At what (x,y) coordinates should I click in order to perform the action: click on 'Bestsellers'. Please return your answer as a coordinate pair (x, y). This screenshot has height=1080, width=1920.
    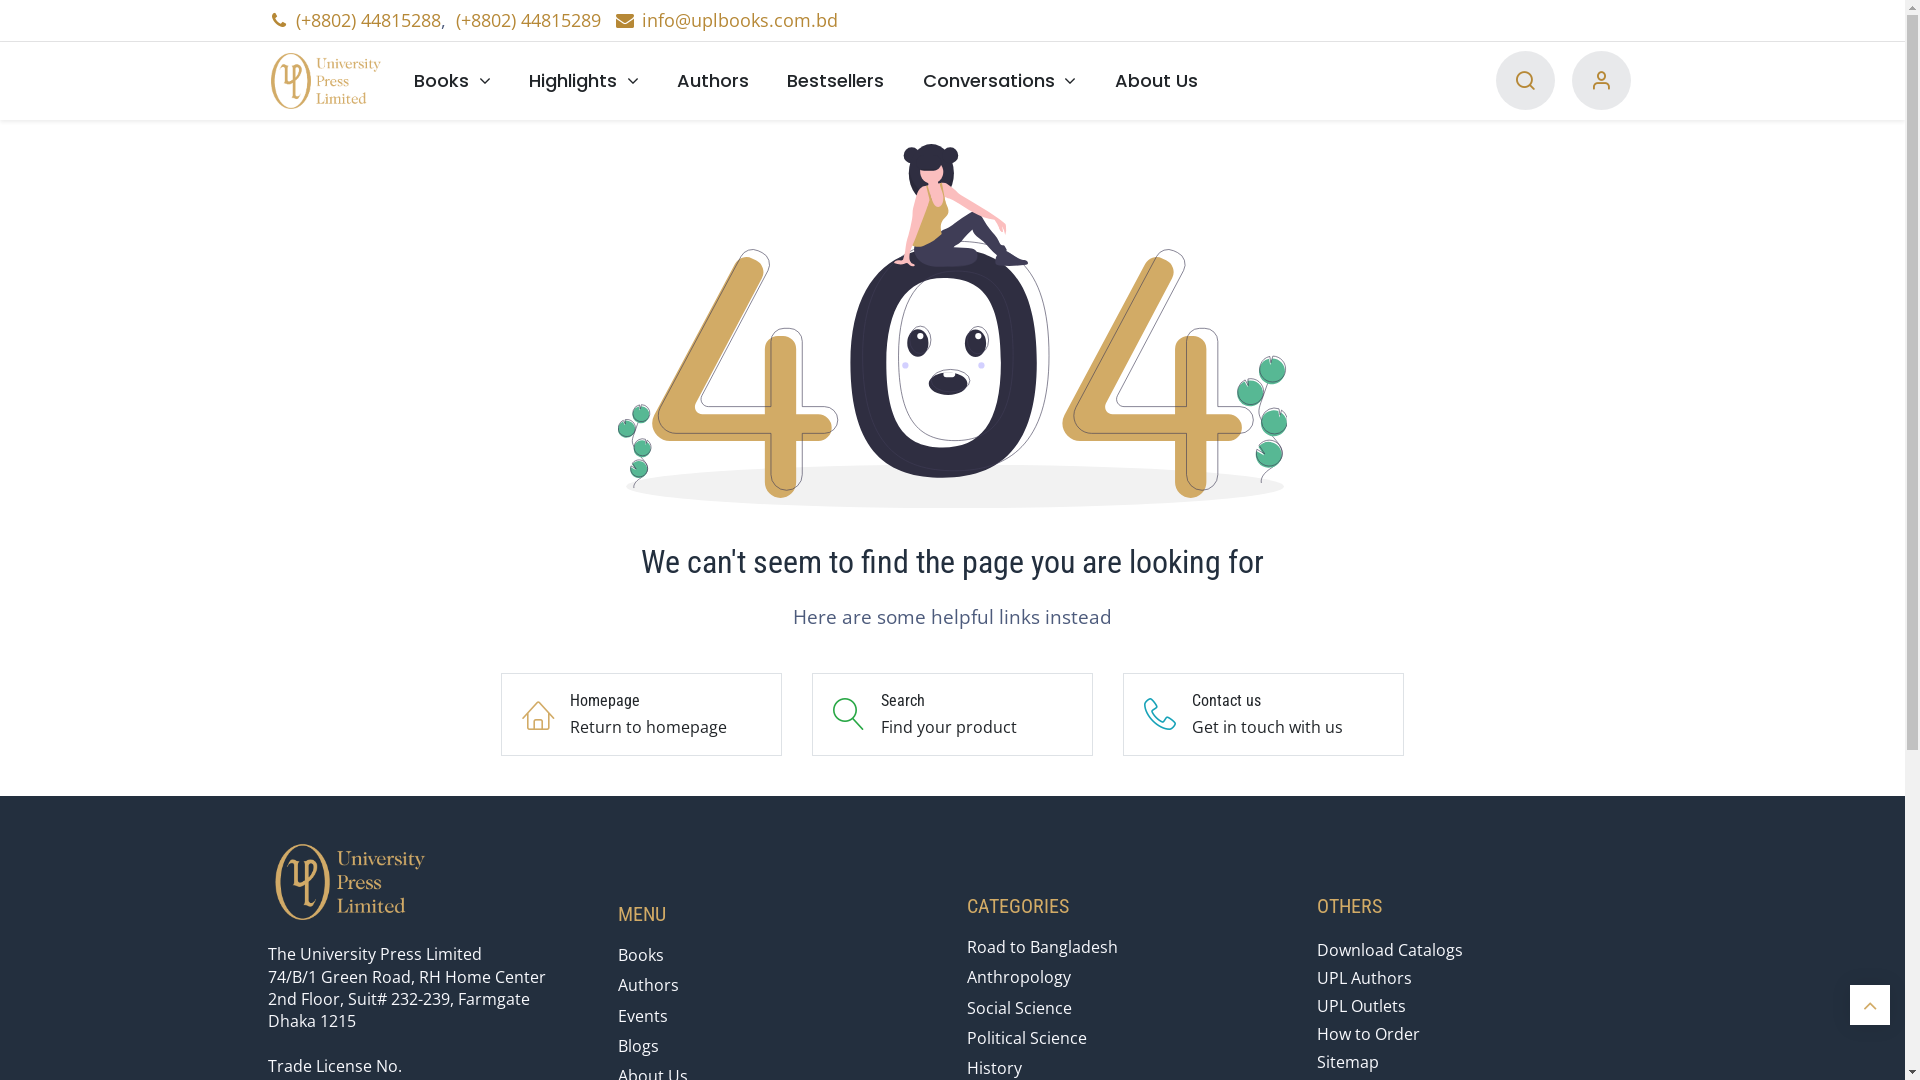
    Looking at the image, I should click on (835, 79).